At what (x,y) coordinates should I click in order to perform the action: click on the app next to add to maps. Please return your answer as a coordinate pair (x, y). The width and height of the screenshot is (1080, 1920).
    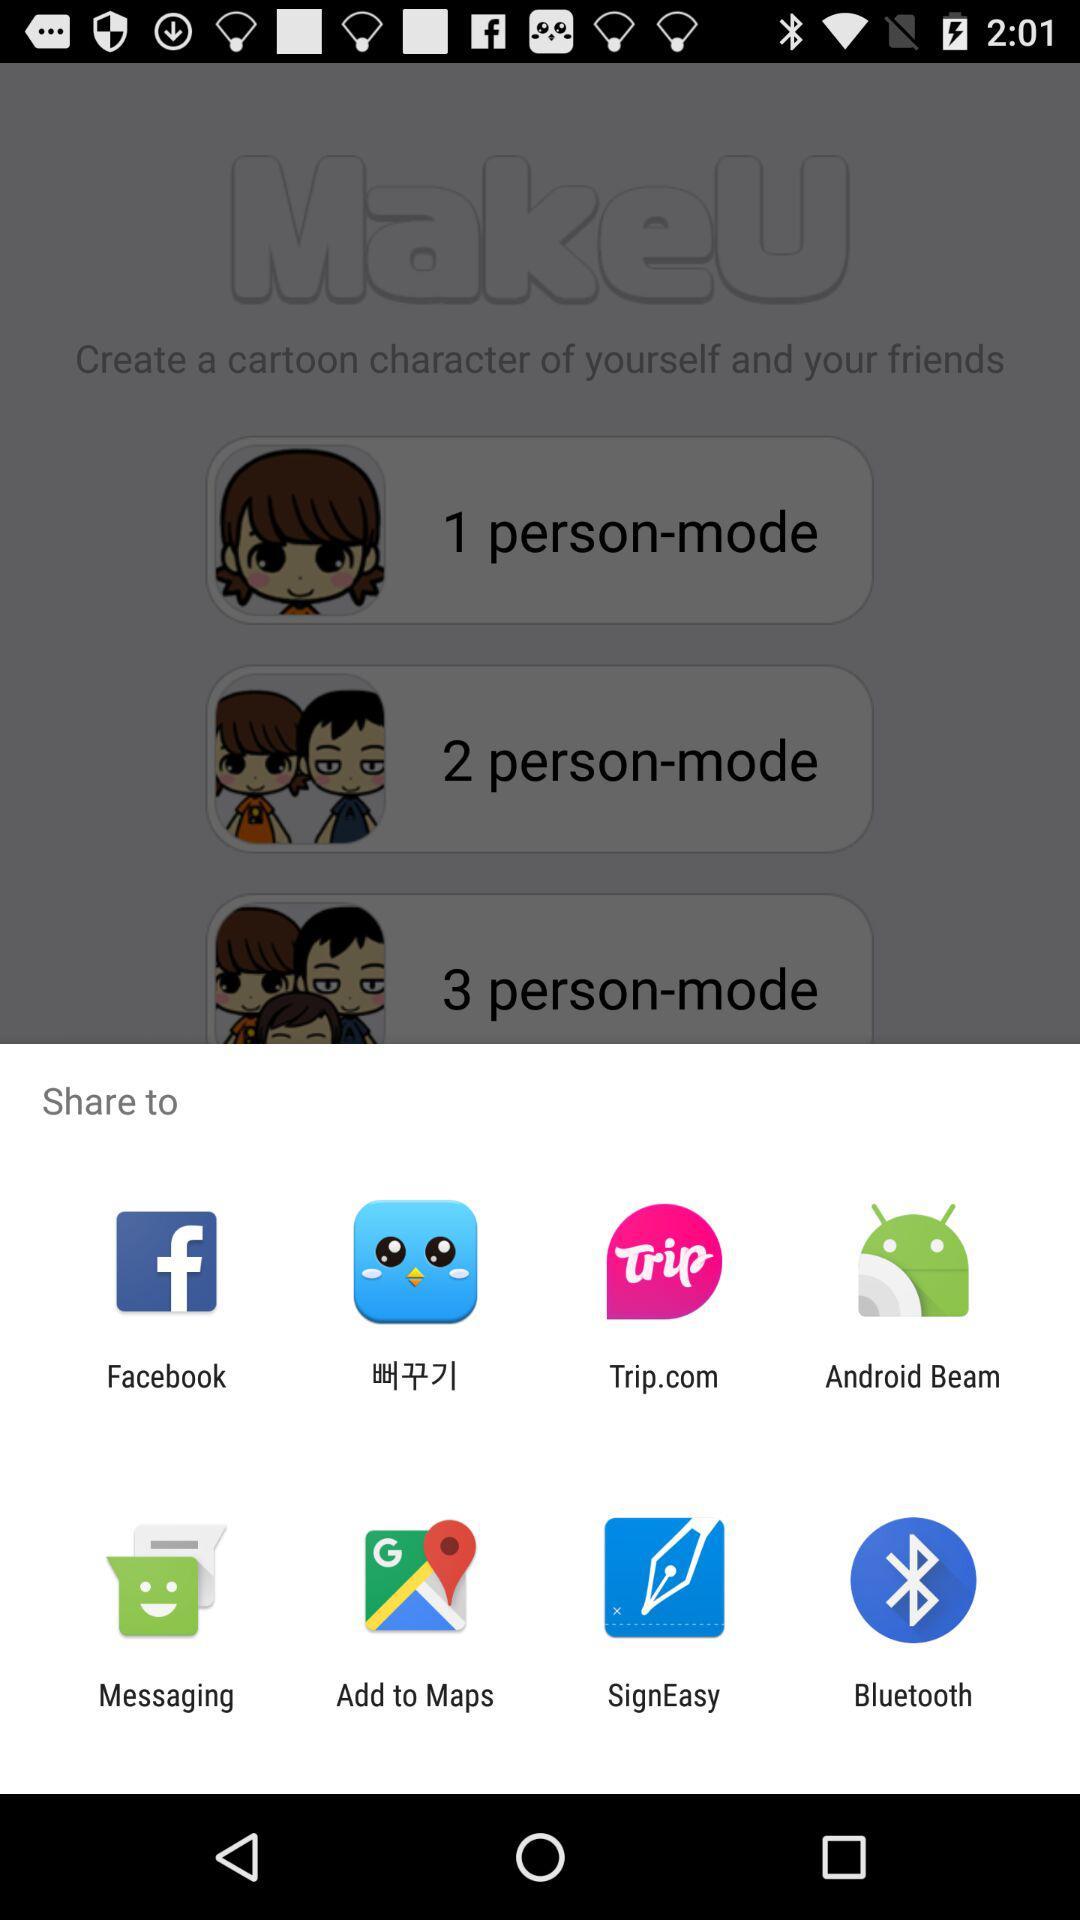
    Looking at the image, I should click on (165, 1711).